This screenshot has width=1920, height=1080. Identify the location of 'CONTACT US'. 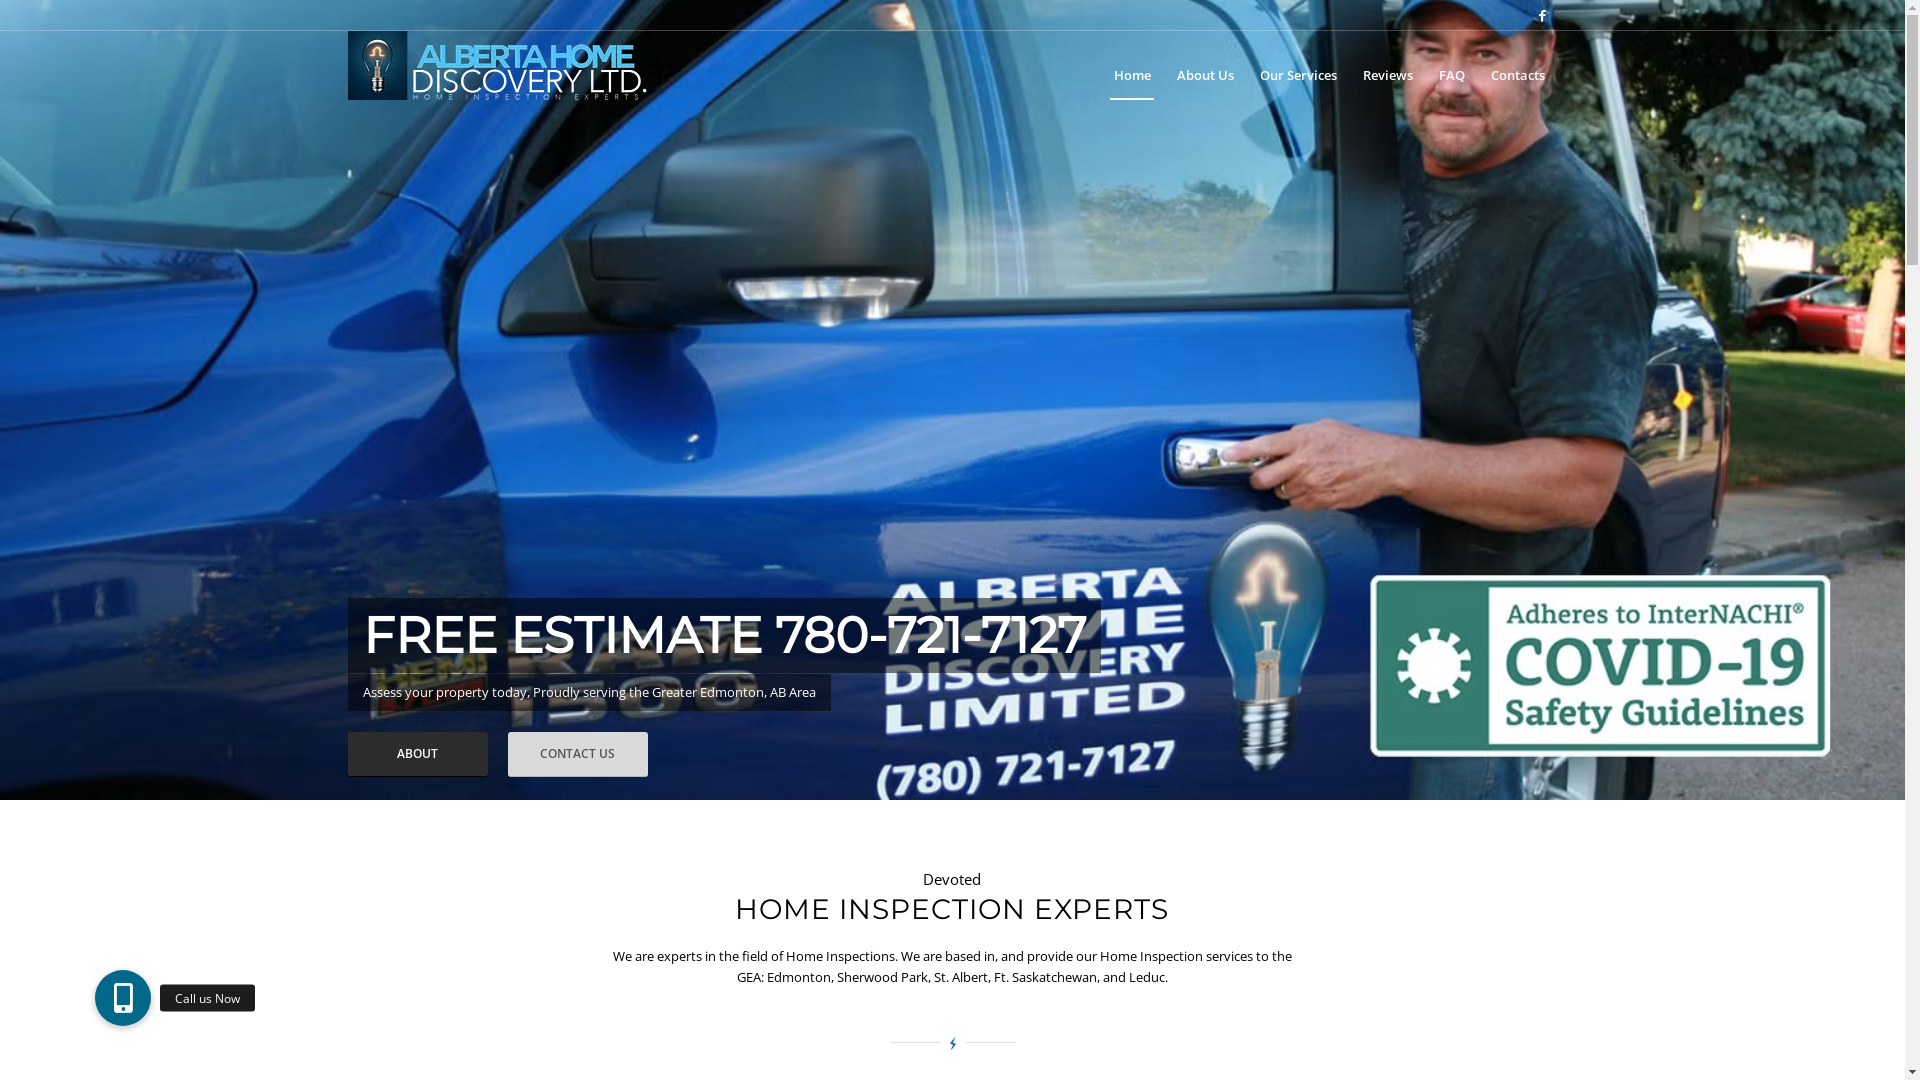
(576, 754).